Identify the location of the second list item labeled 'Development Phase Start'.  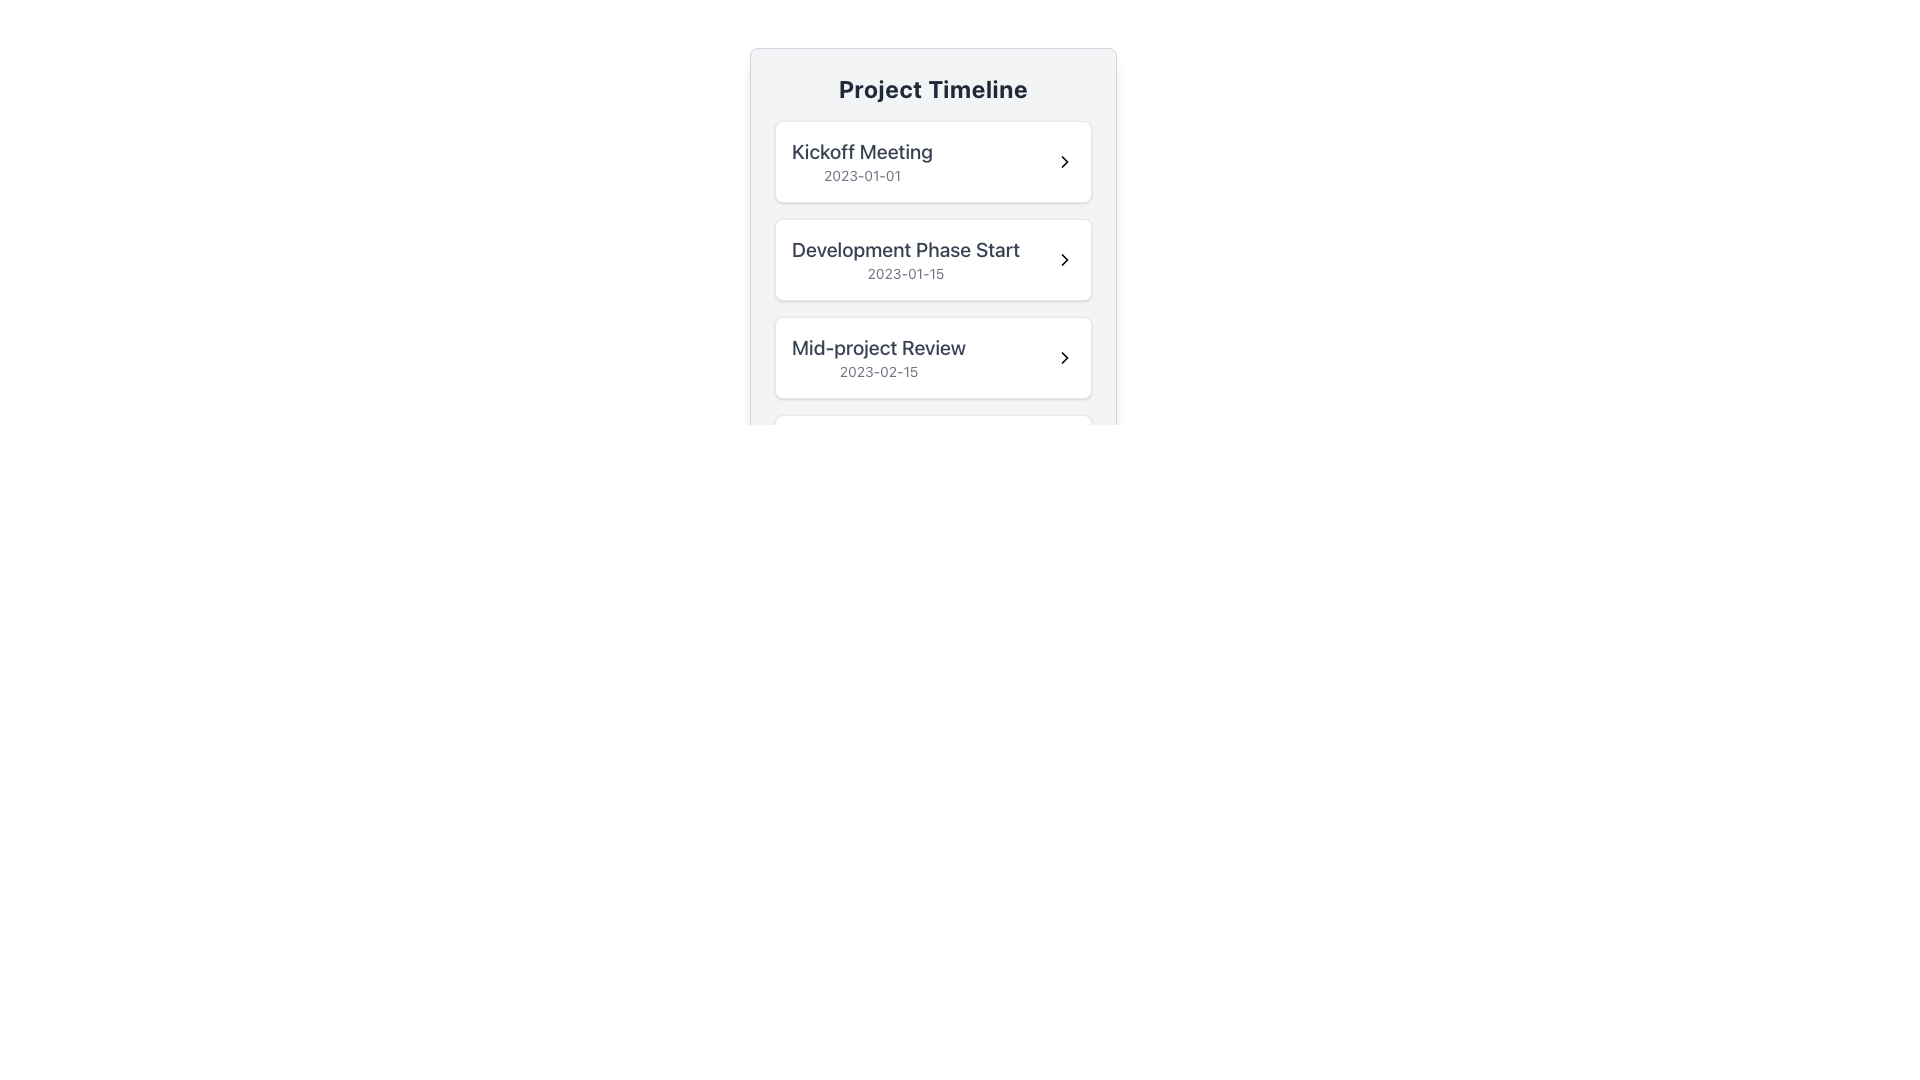
(932, 258).